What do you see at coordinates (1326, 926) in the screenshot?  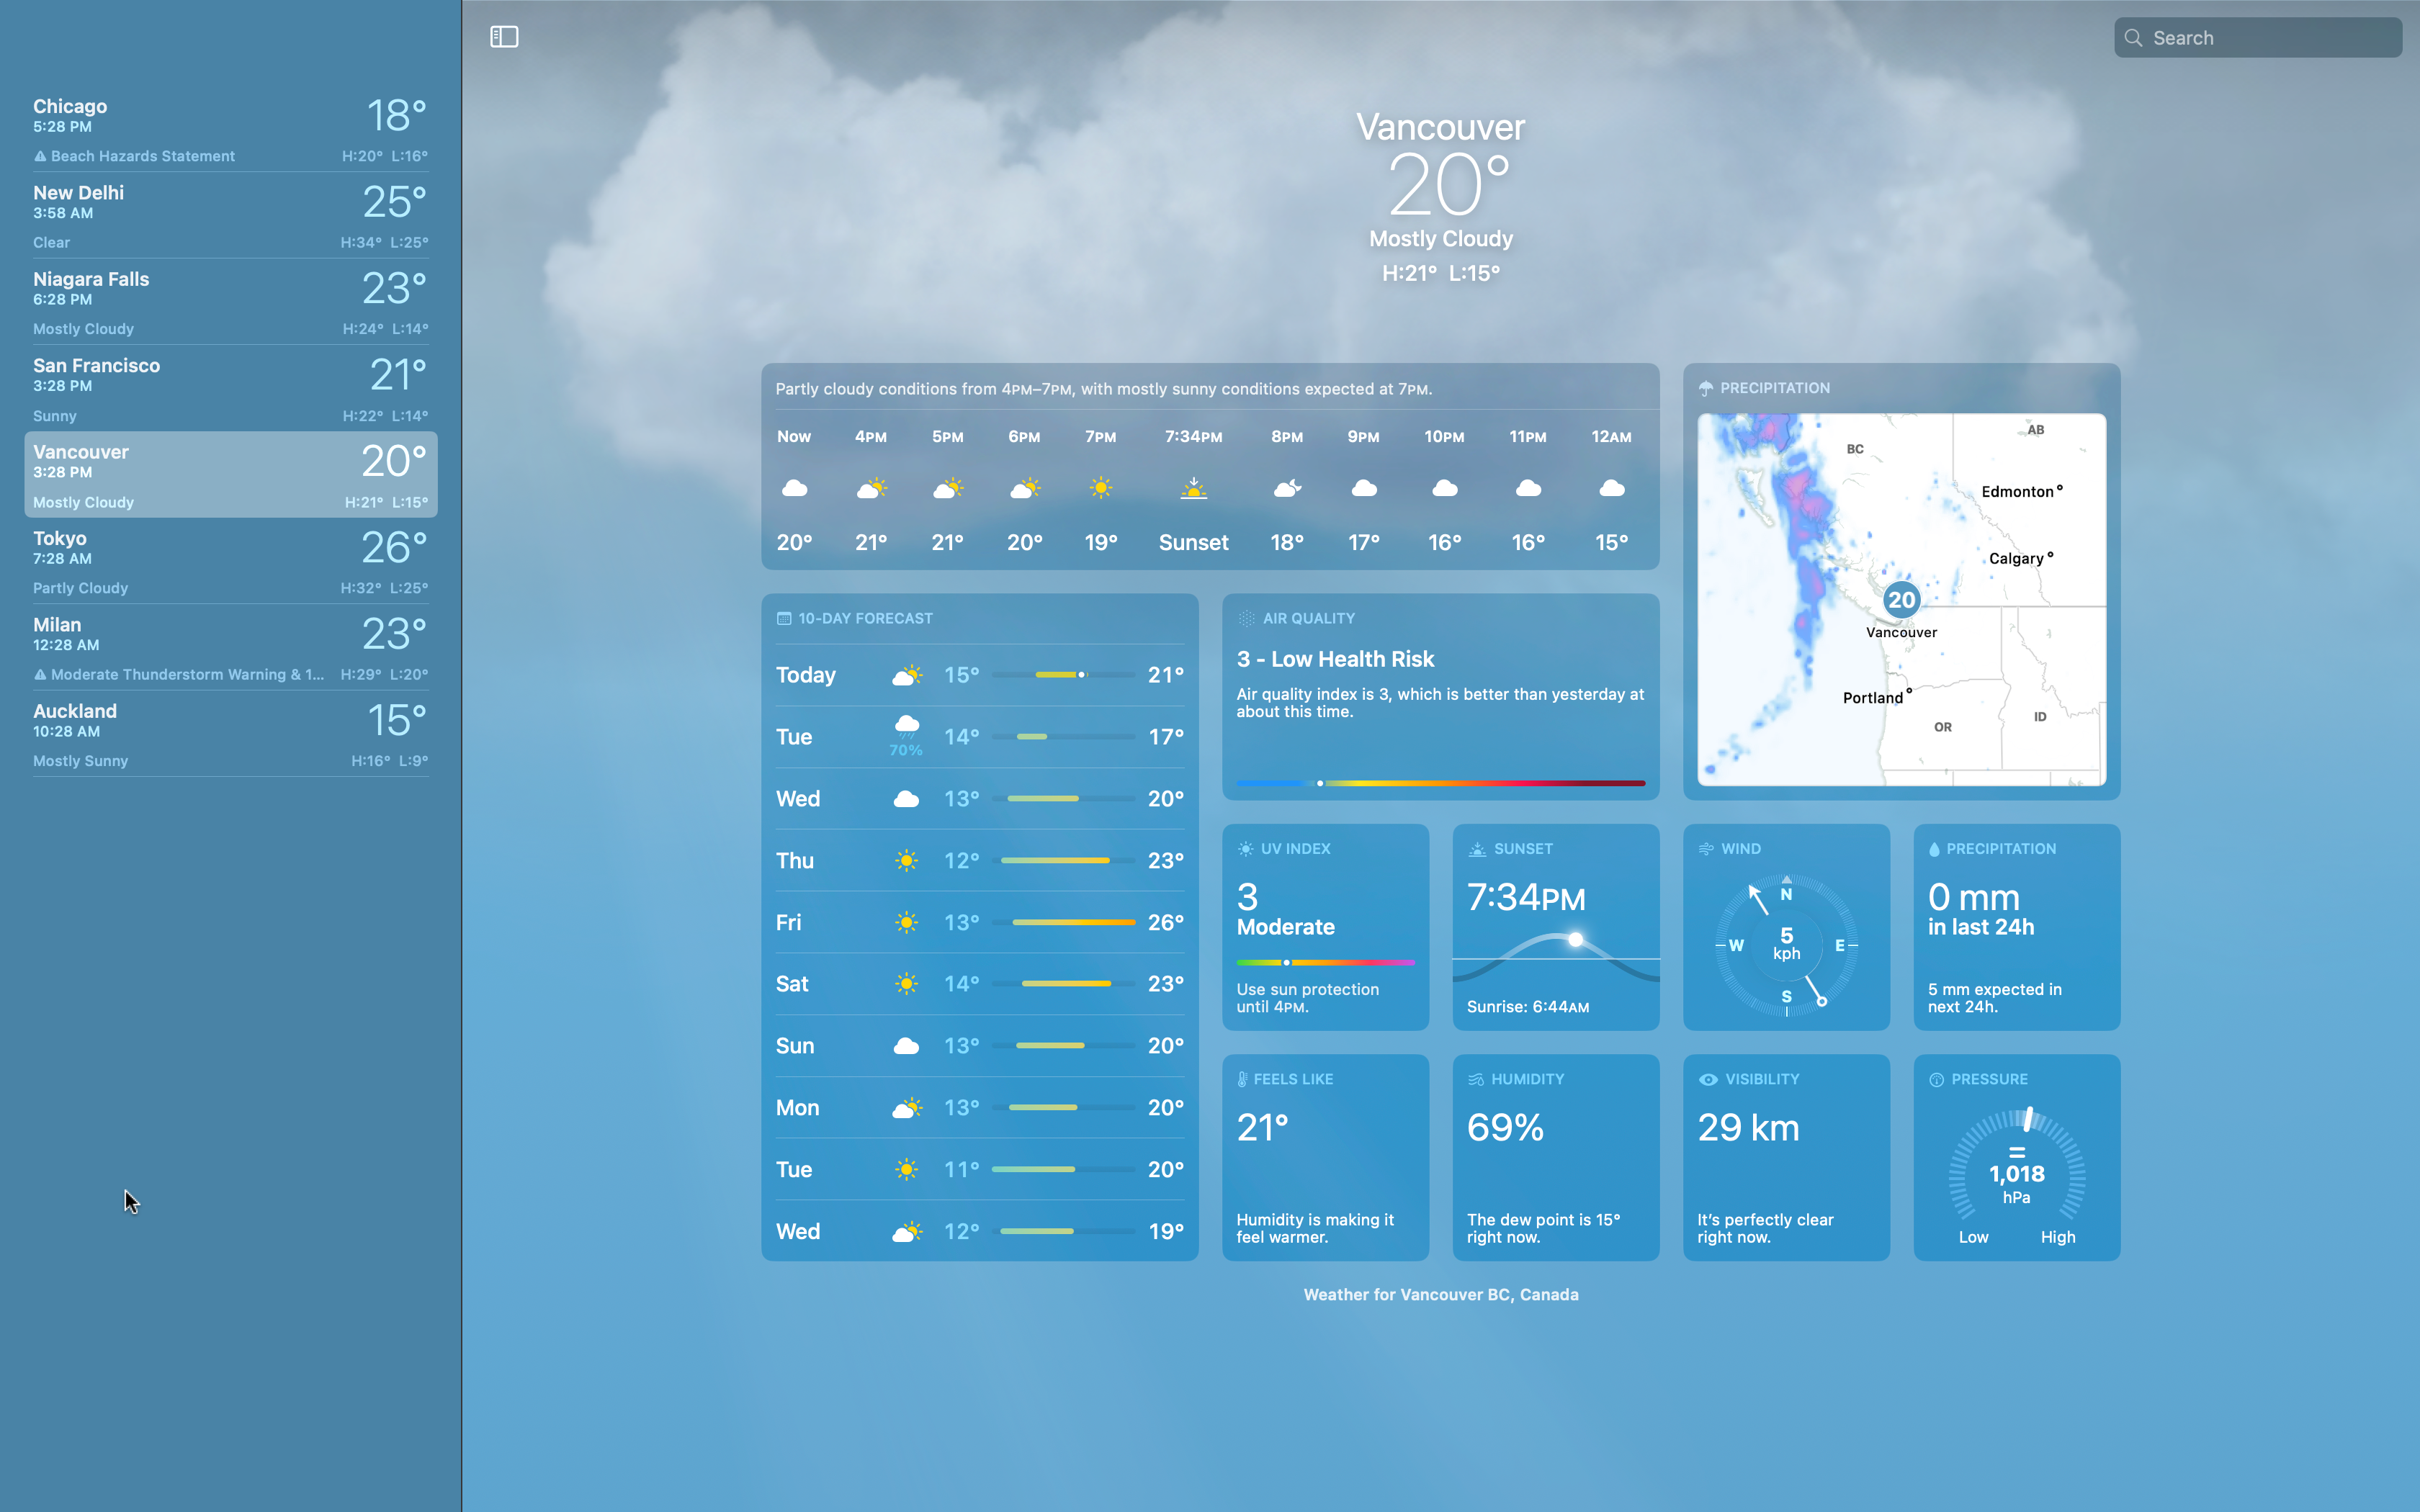 I see `View the UV index in Vancouver` at bounding box center [1326, 926].